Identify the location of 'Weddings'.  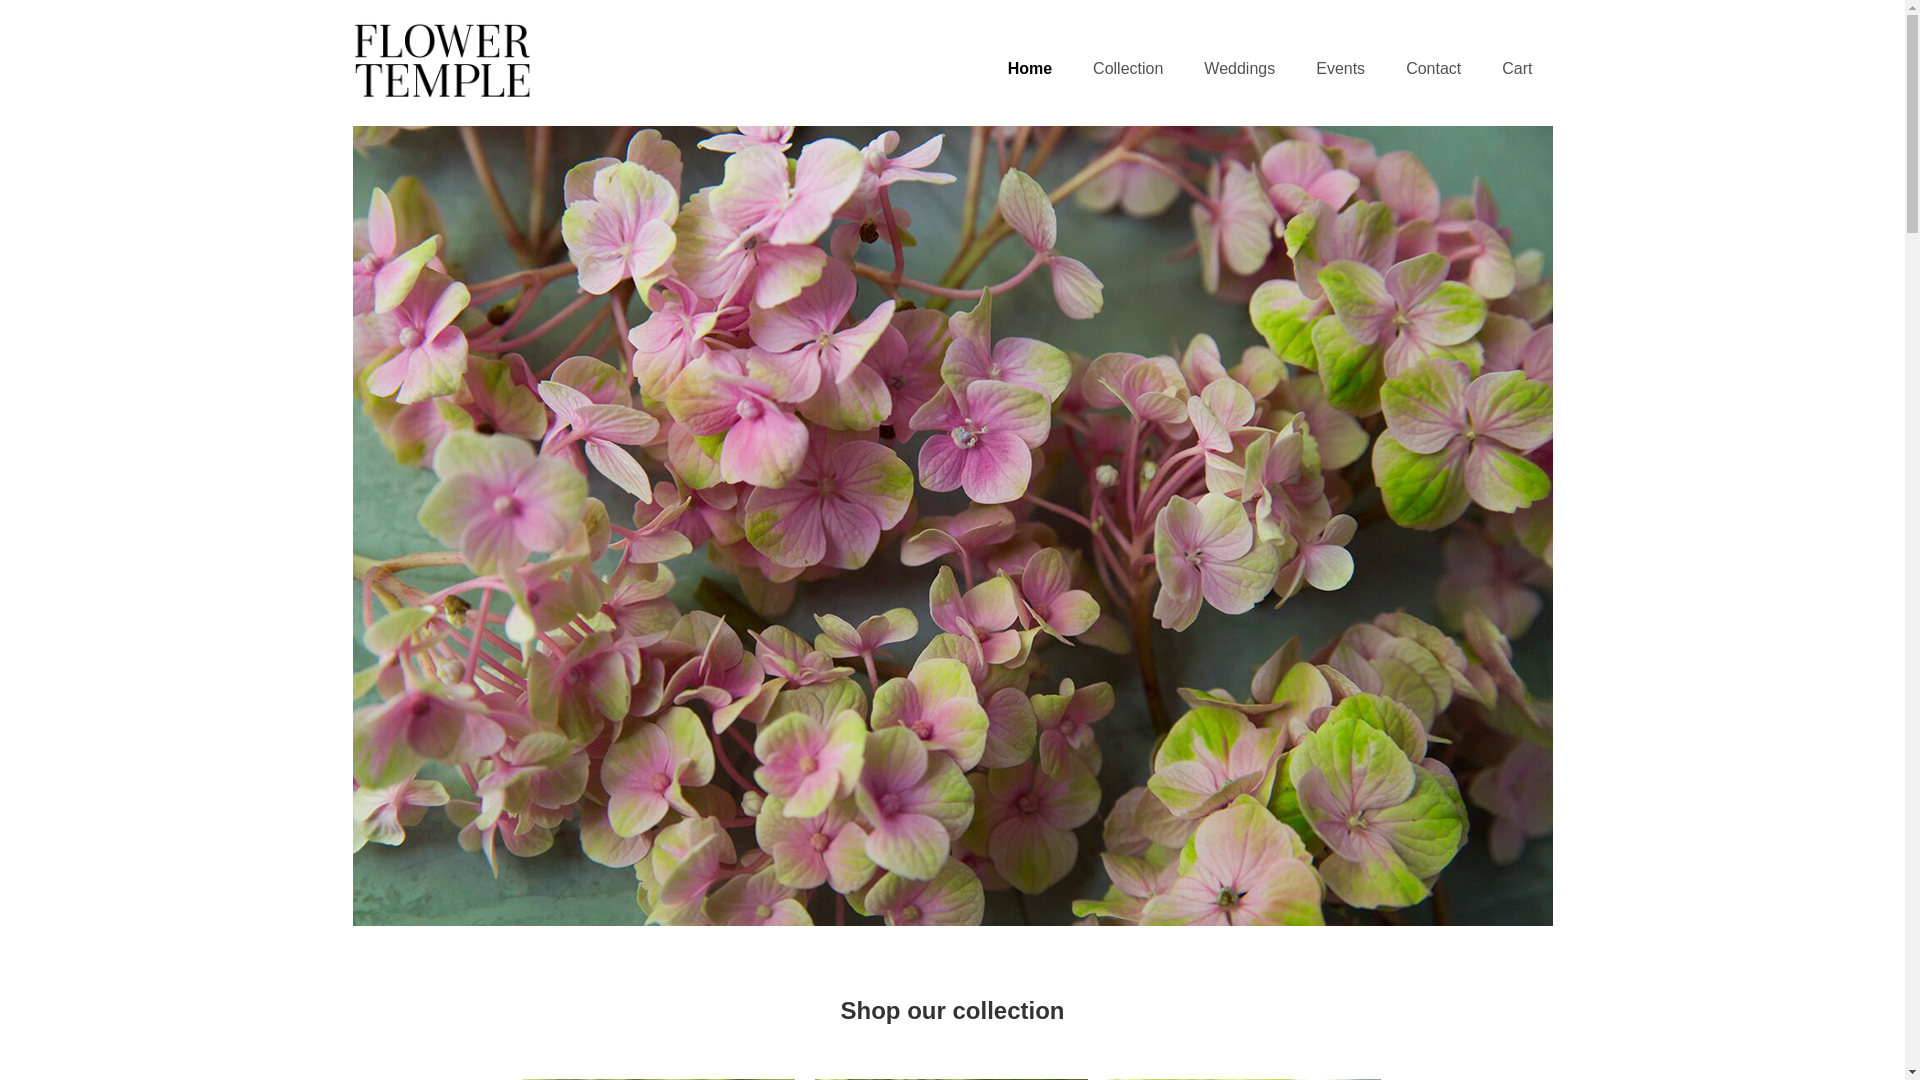
(1238, 69).